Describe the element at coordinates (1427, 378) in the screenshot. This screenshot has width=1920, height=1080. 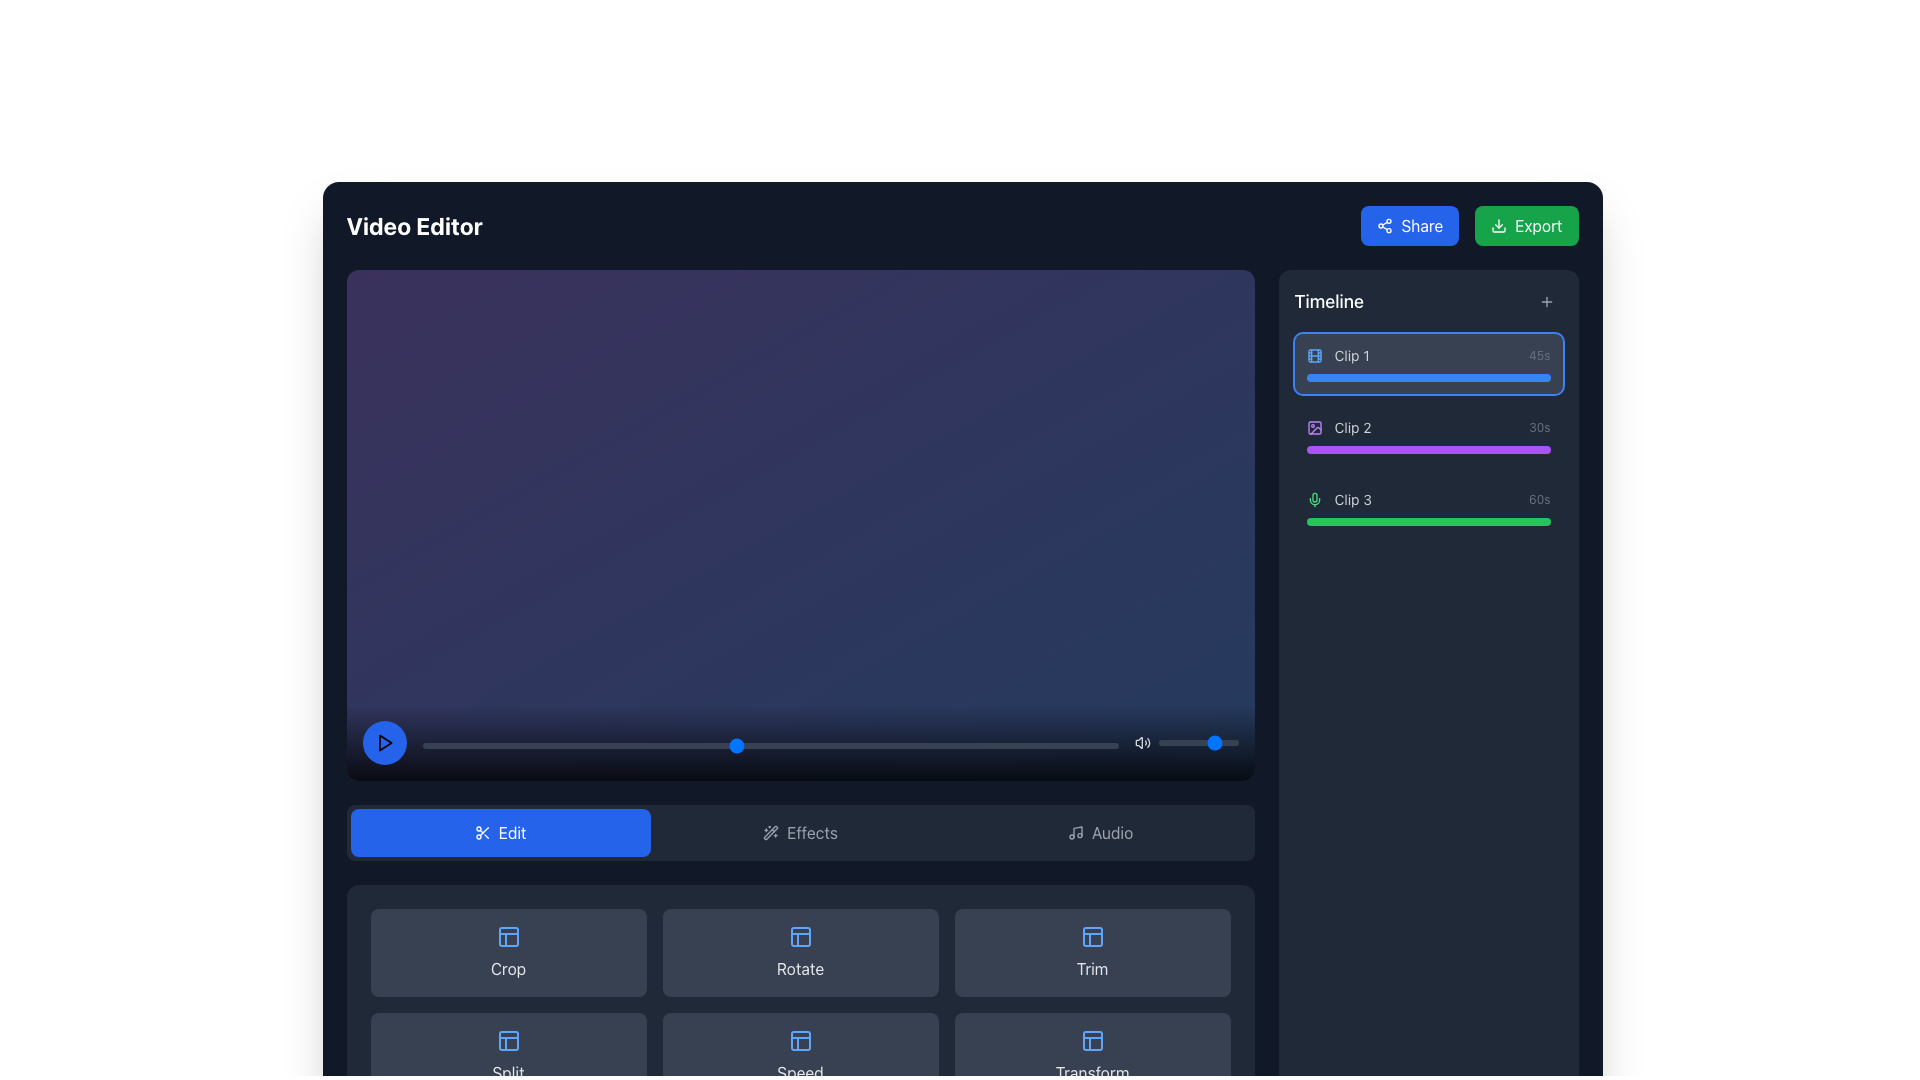
I see `the progress bar located in the timeline section below 'Clip 1'` at that location.